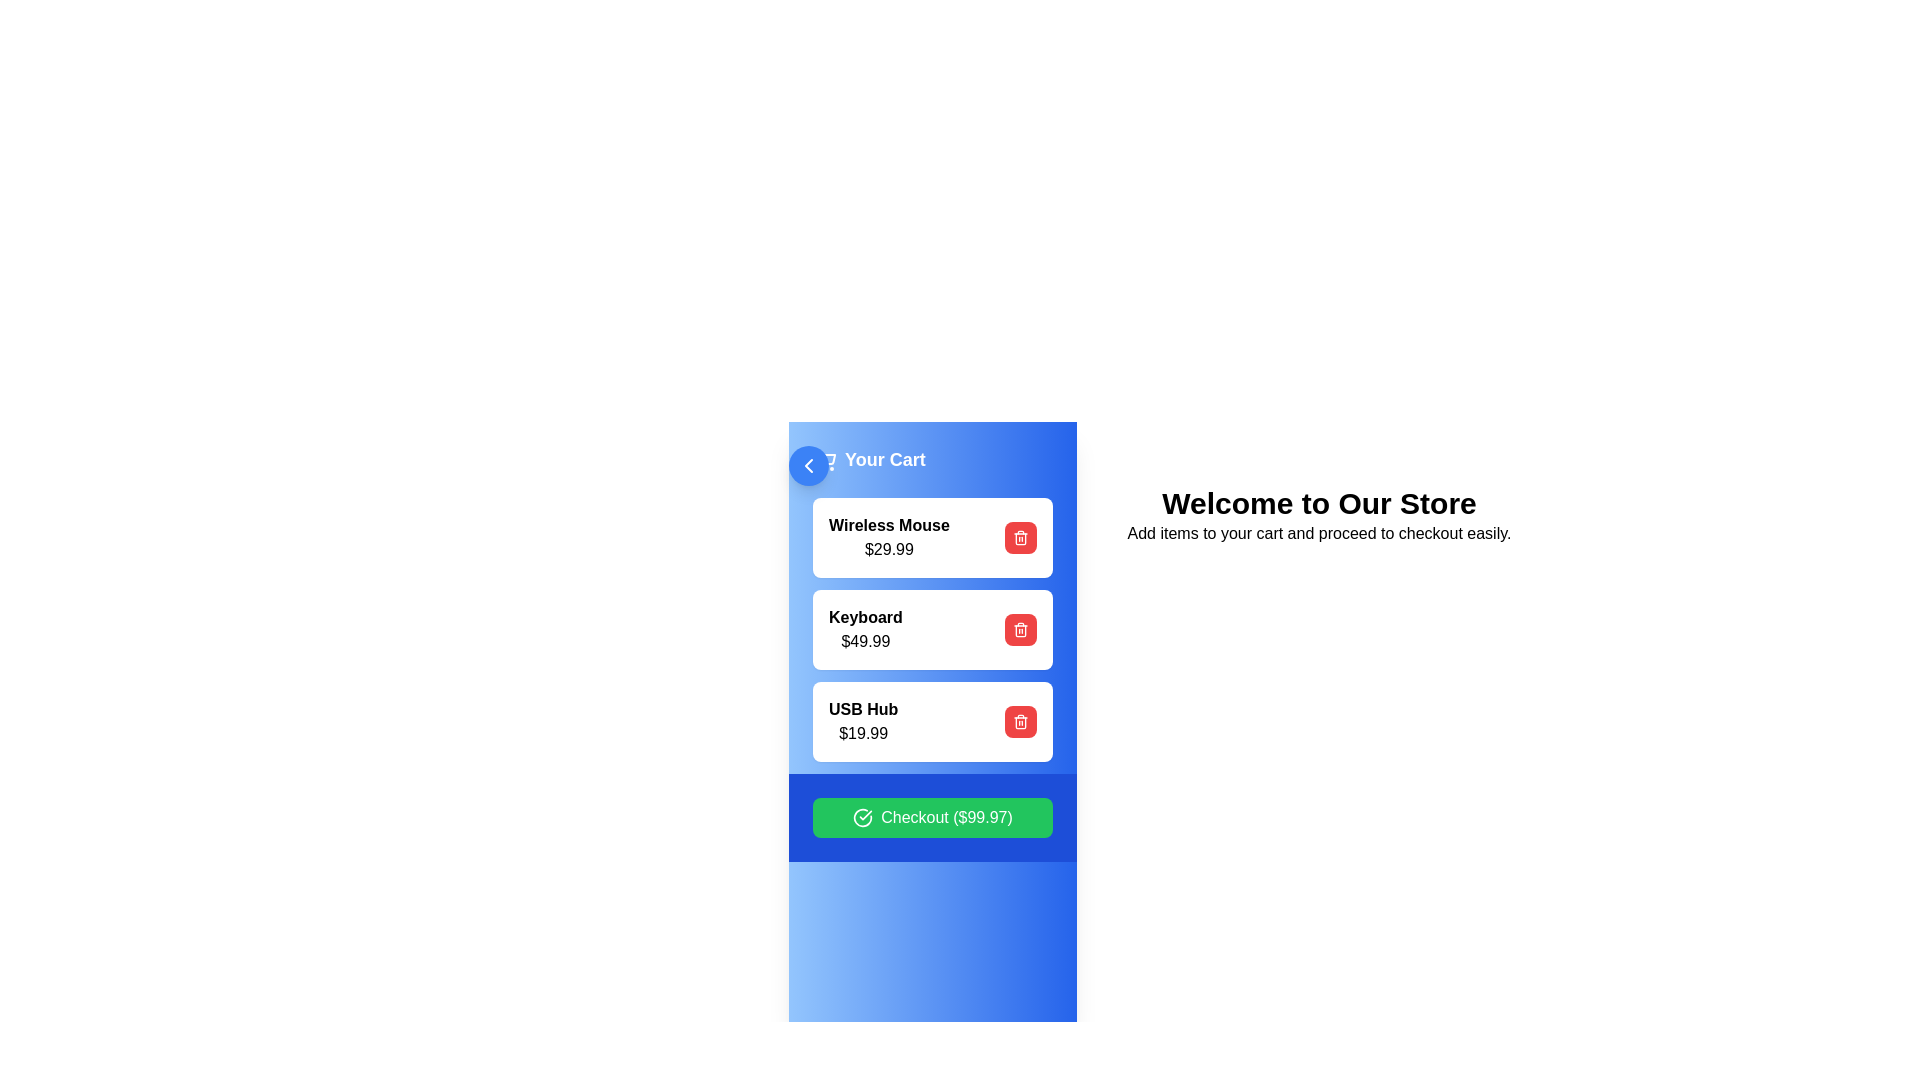 The image size is (1920, 1080). I want to click on the 'USB Hub' item in the shopping cart, so click(863, 721).